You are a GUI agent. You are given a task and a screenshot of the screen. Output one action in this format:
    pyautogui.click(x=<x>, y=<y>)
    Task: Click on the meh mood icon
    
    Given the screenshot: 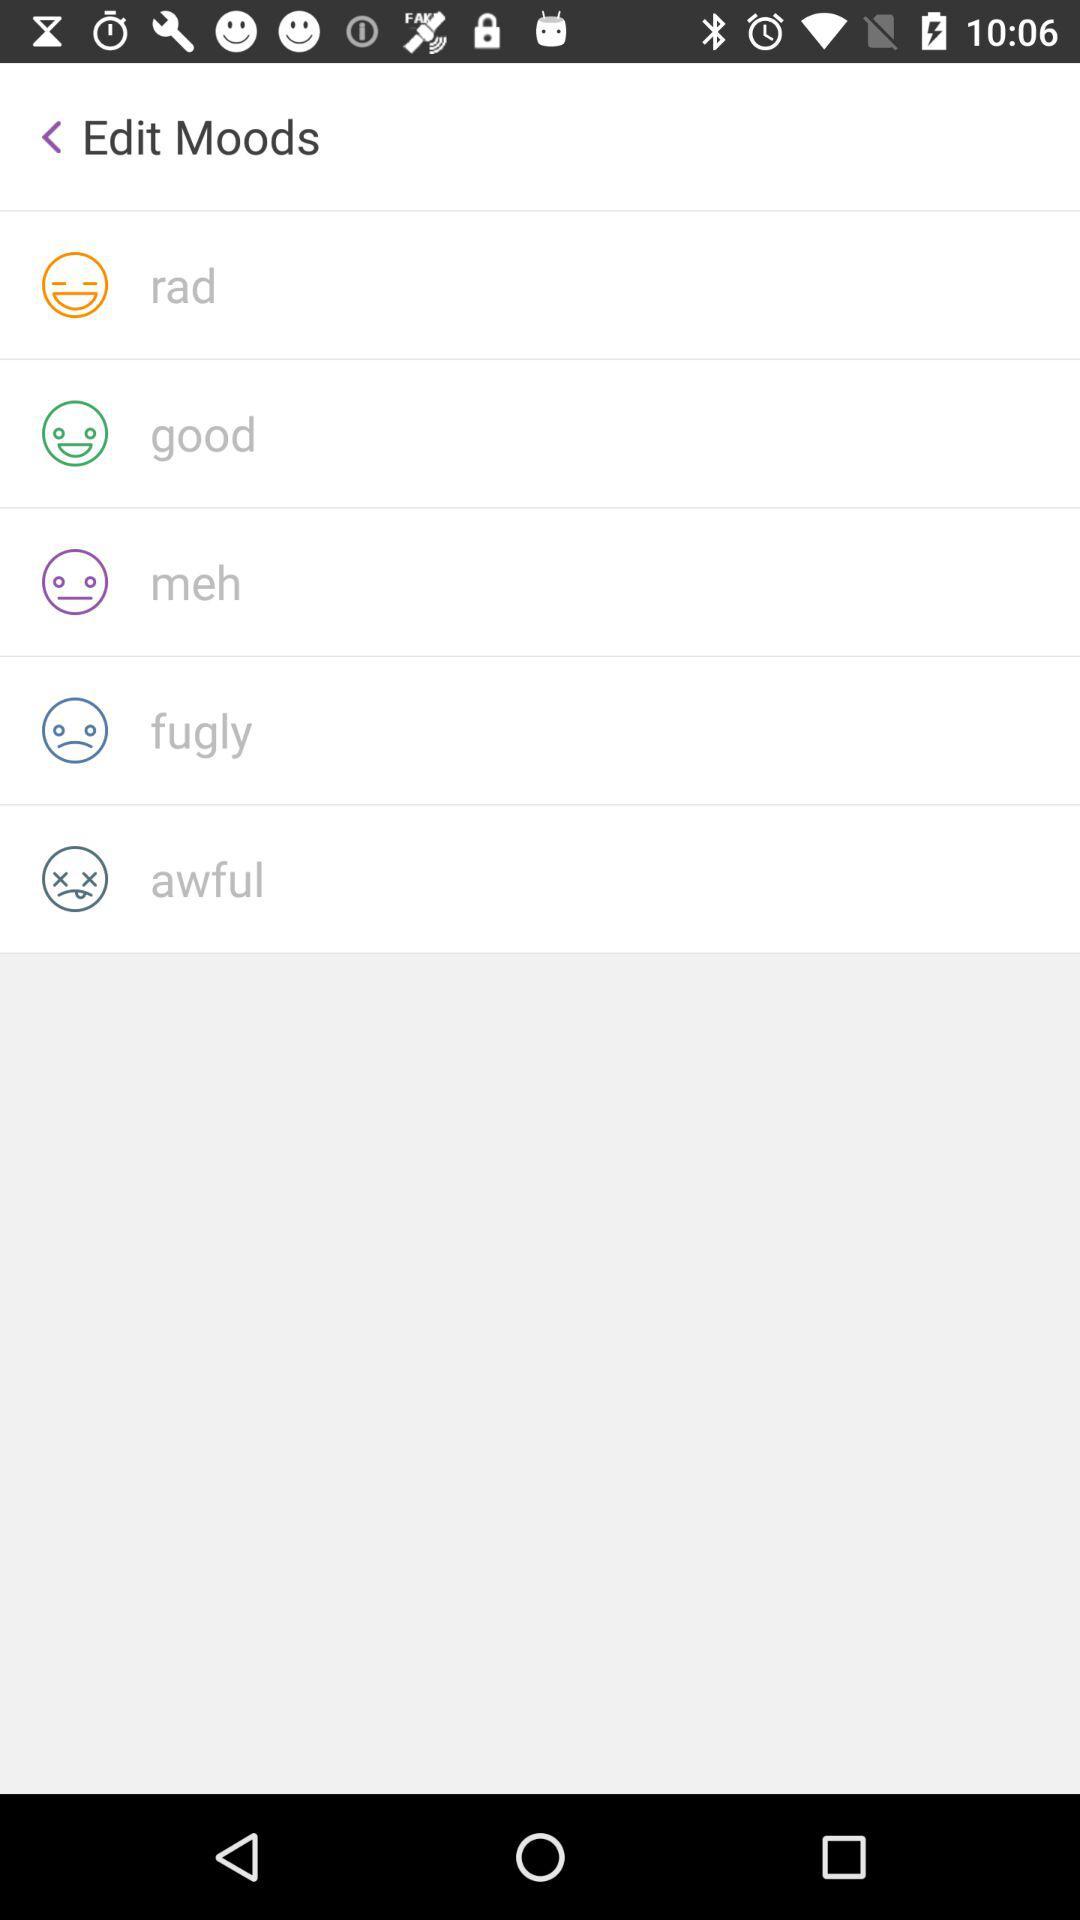 What is the action you would take?
    pyautogui.click(x=613, y=580)
    